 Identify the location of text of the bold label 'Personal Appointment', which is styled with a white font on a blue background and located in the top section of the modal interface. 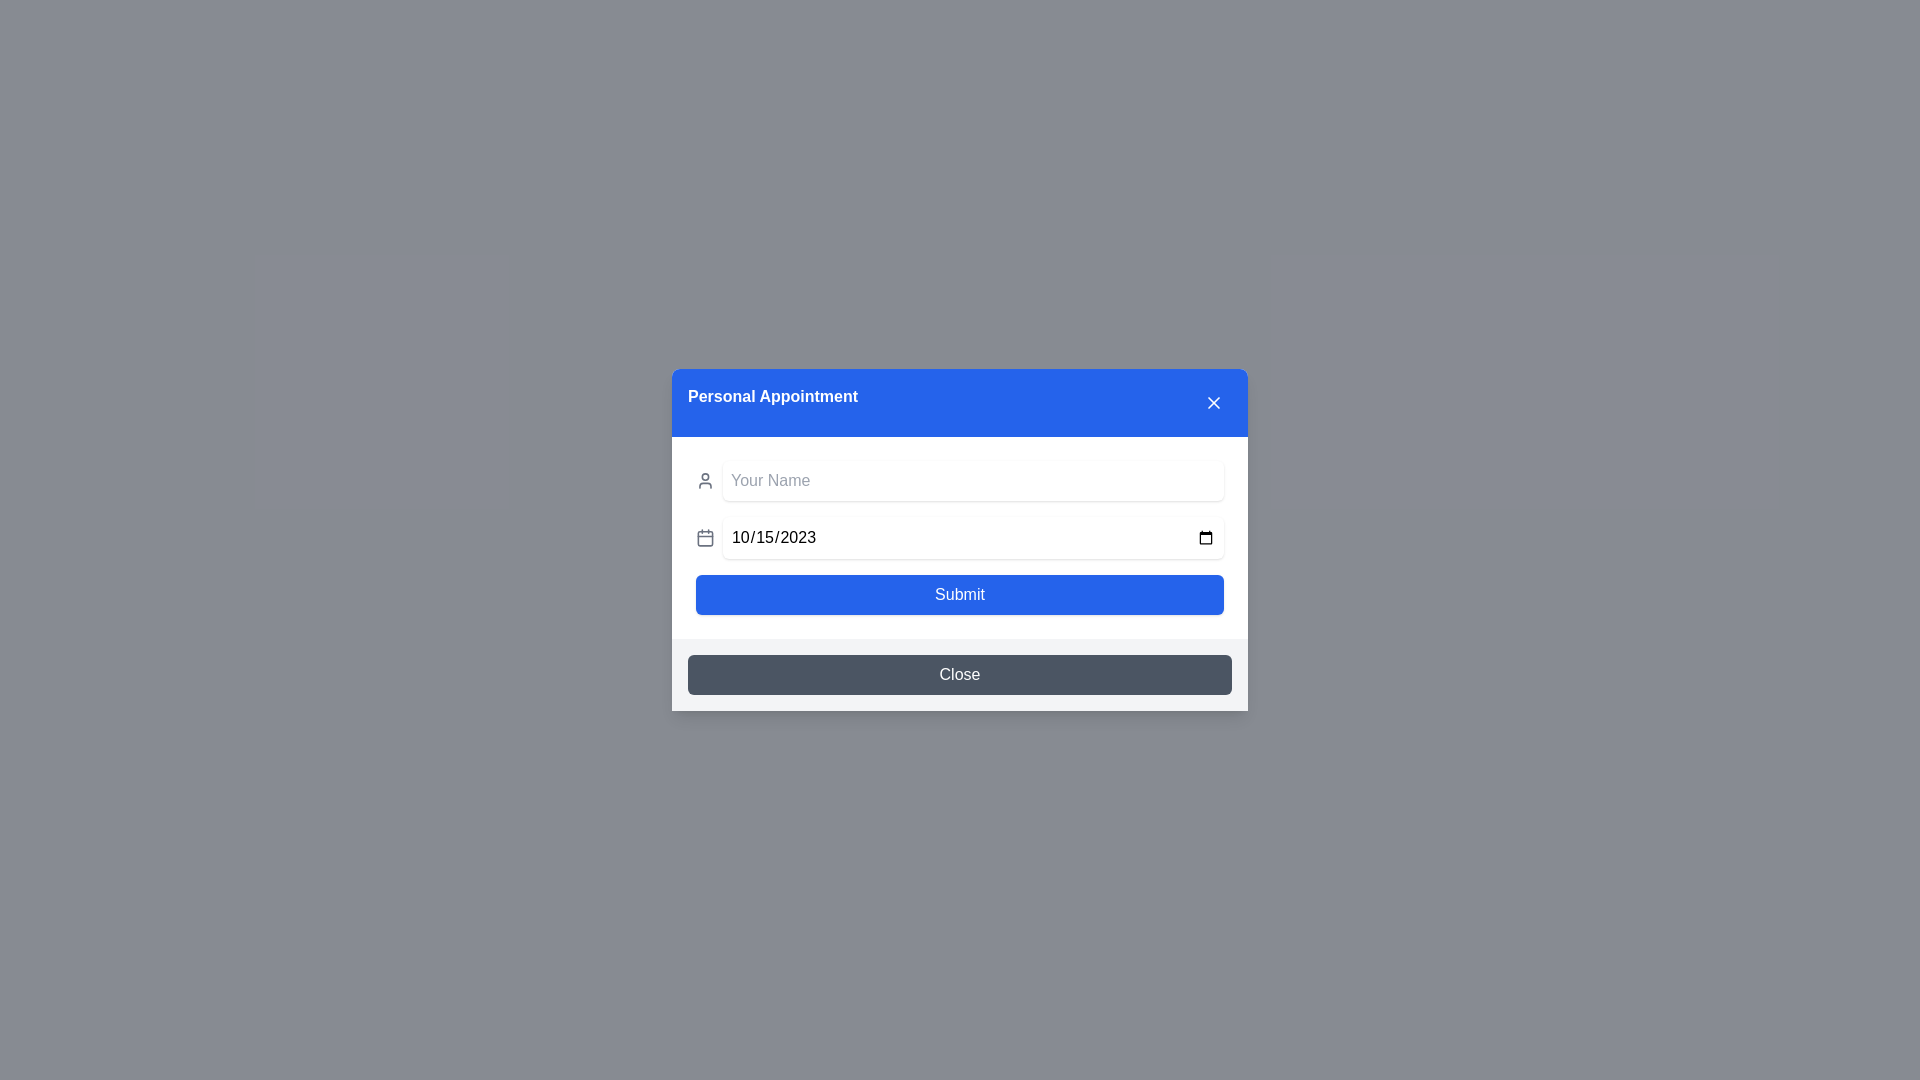
(771, 402).